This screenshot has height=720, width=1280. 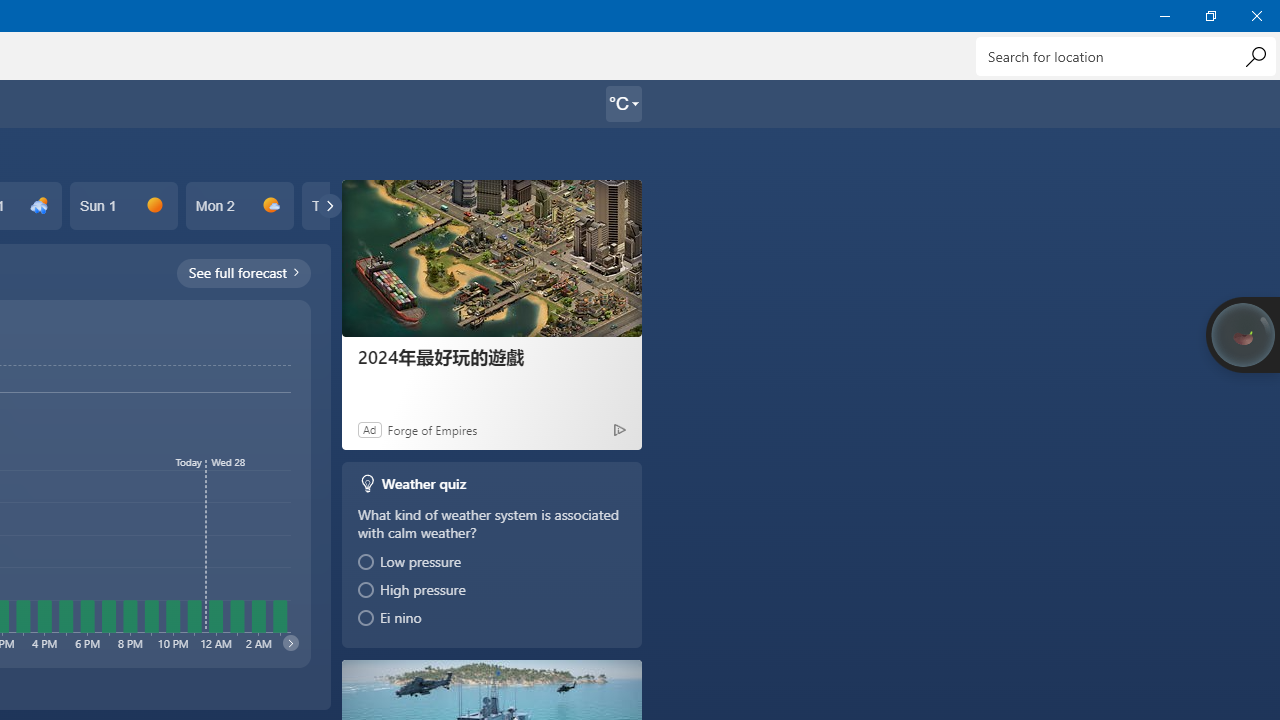 I want to click on 'Search for location', so click(x=1125, y=55).